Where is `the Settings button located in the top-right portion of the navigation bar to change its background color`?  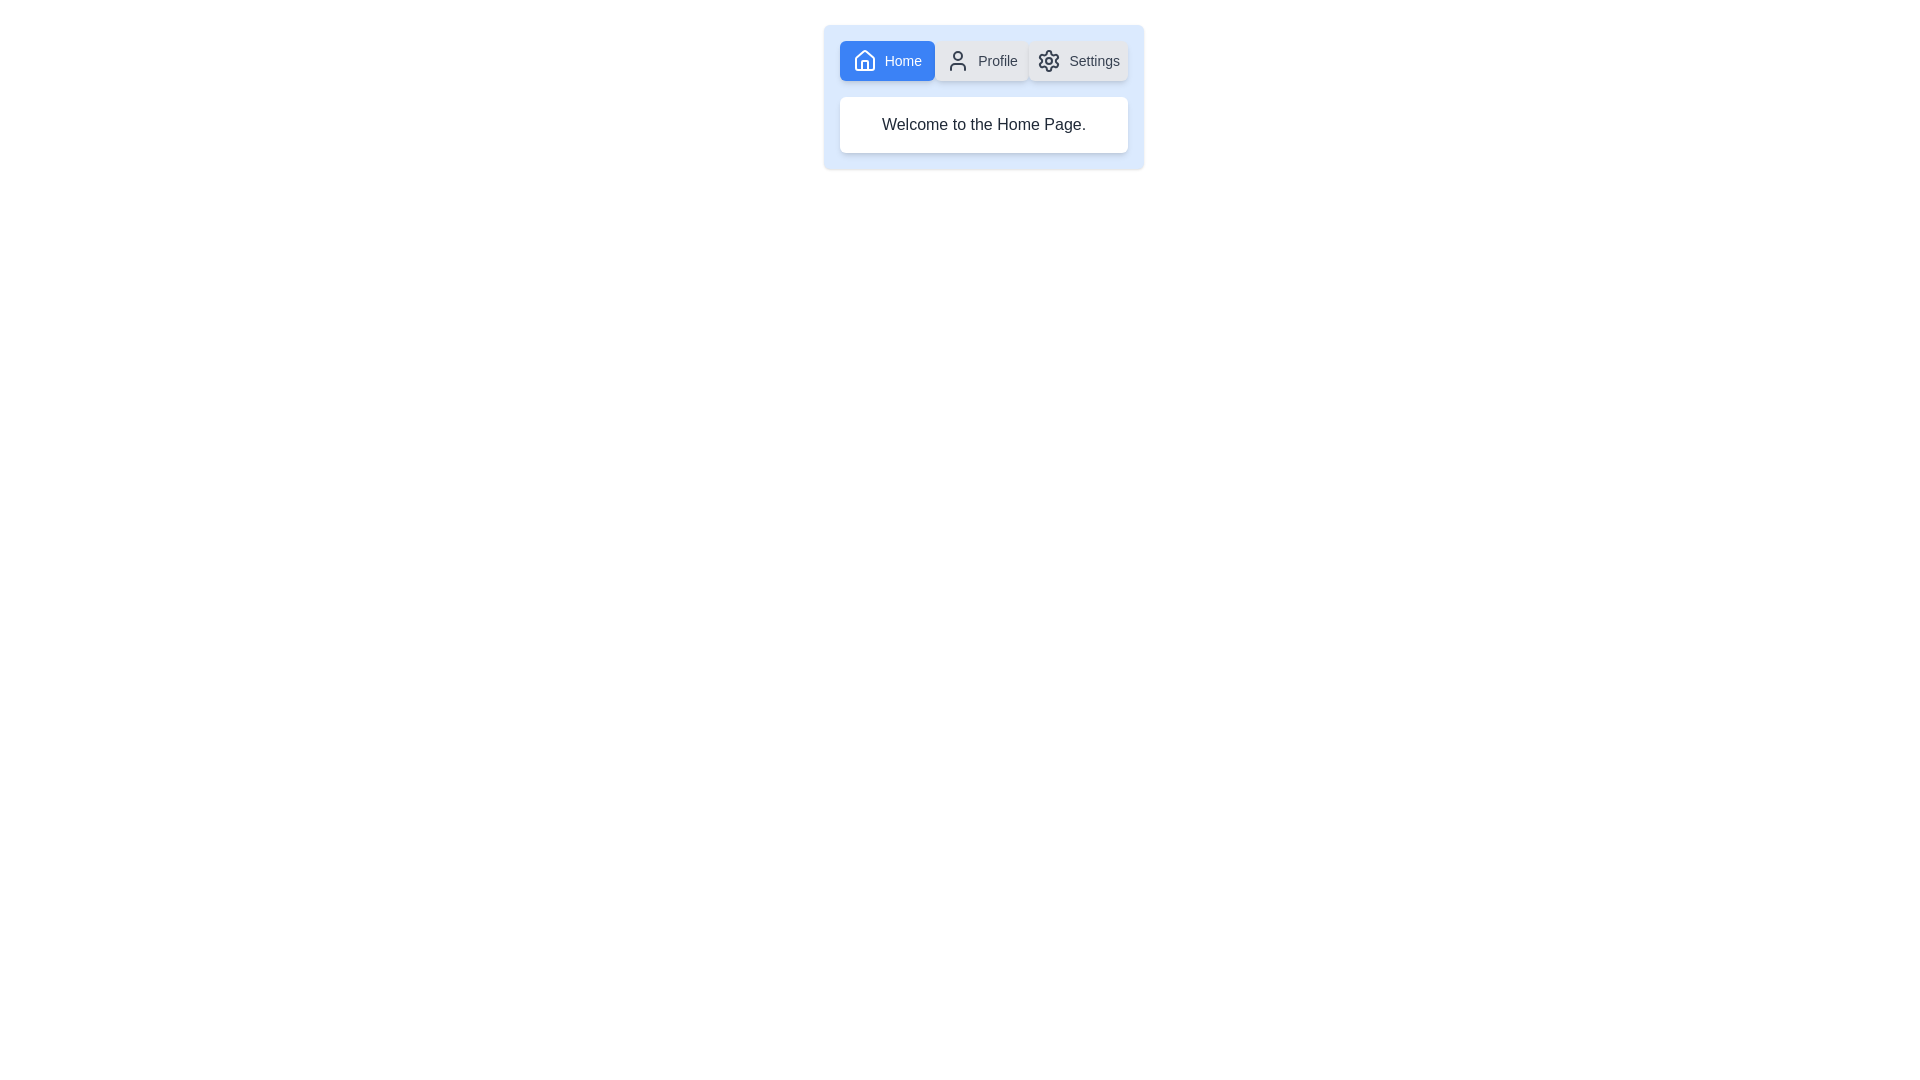
the Settings button located in the top-right portion of the navigation bar to change its background color is located at coordinates (1077, 60).